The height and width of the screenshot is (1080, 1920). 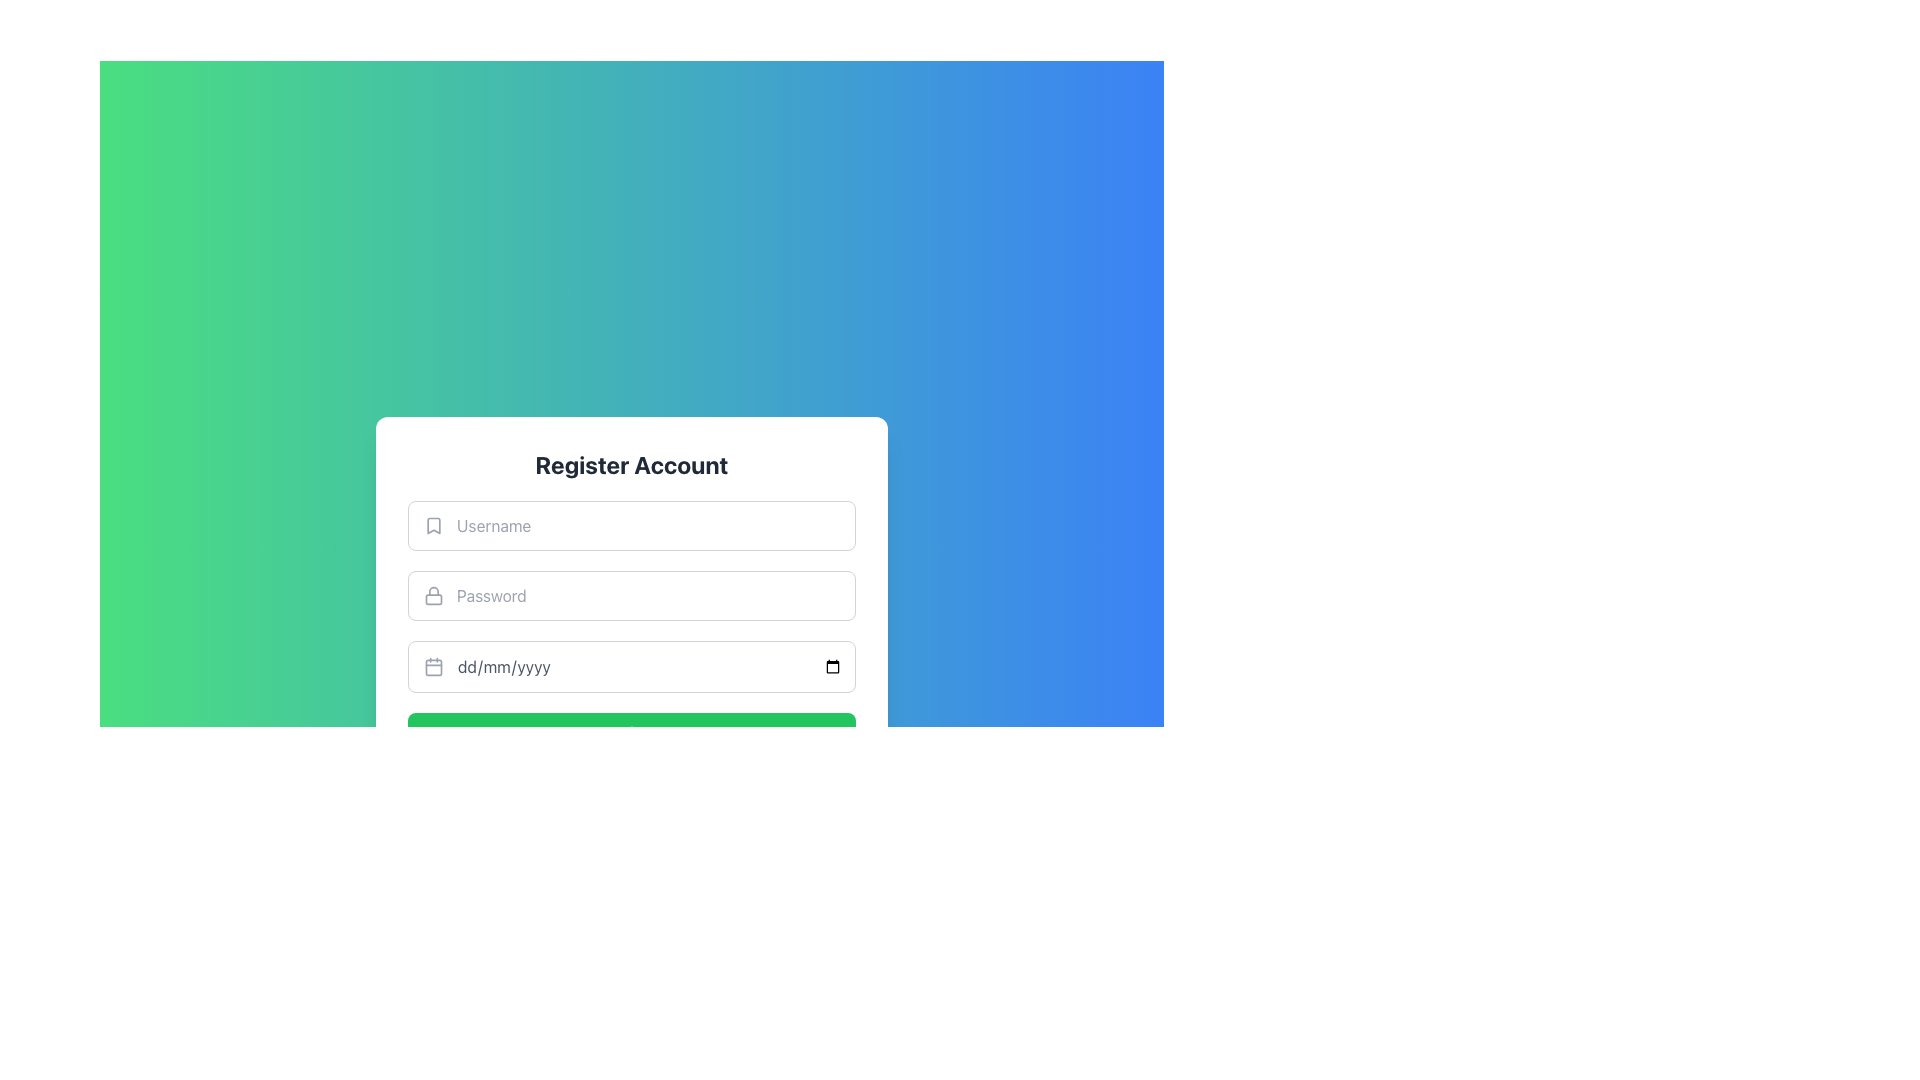 I want to click on the submit button located at the bottom of the form, so click(x=631, y=732).